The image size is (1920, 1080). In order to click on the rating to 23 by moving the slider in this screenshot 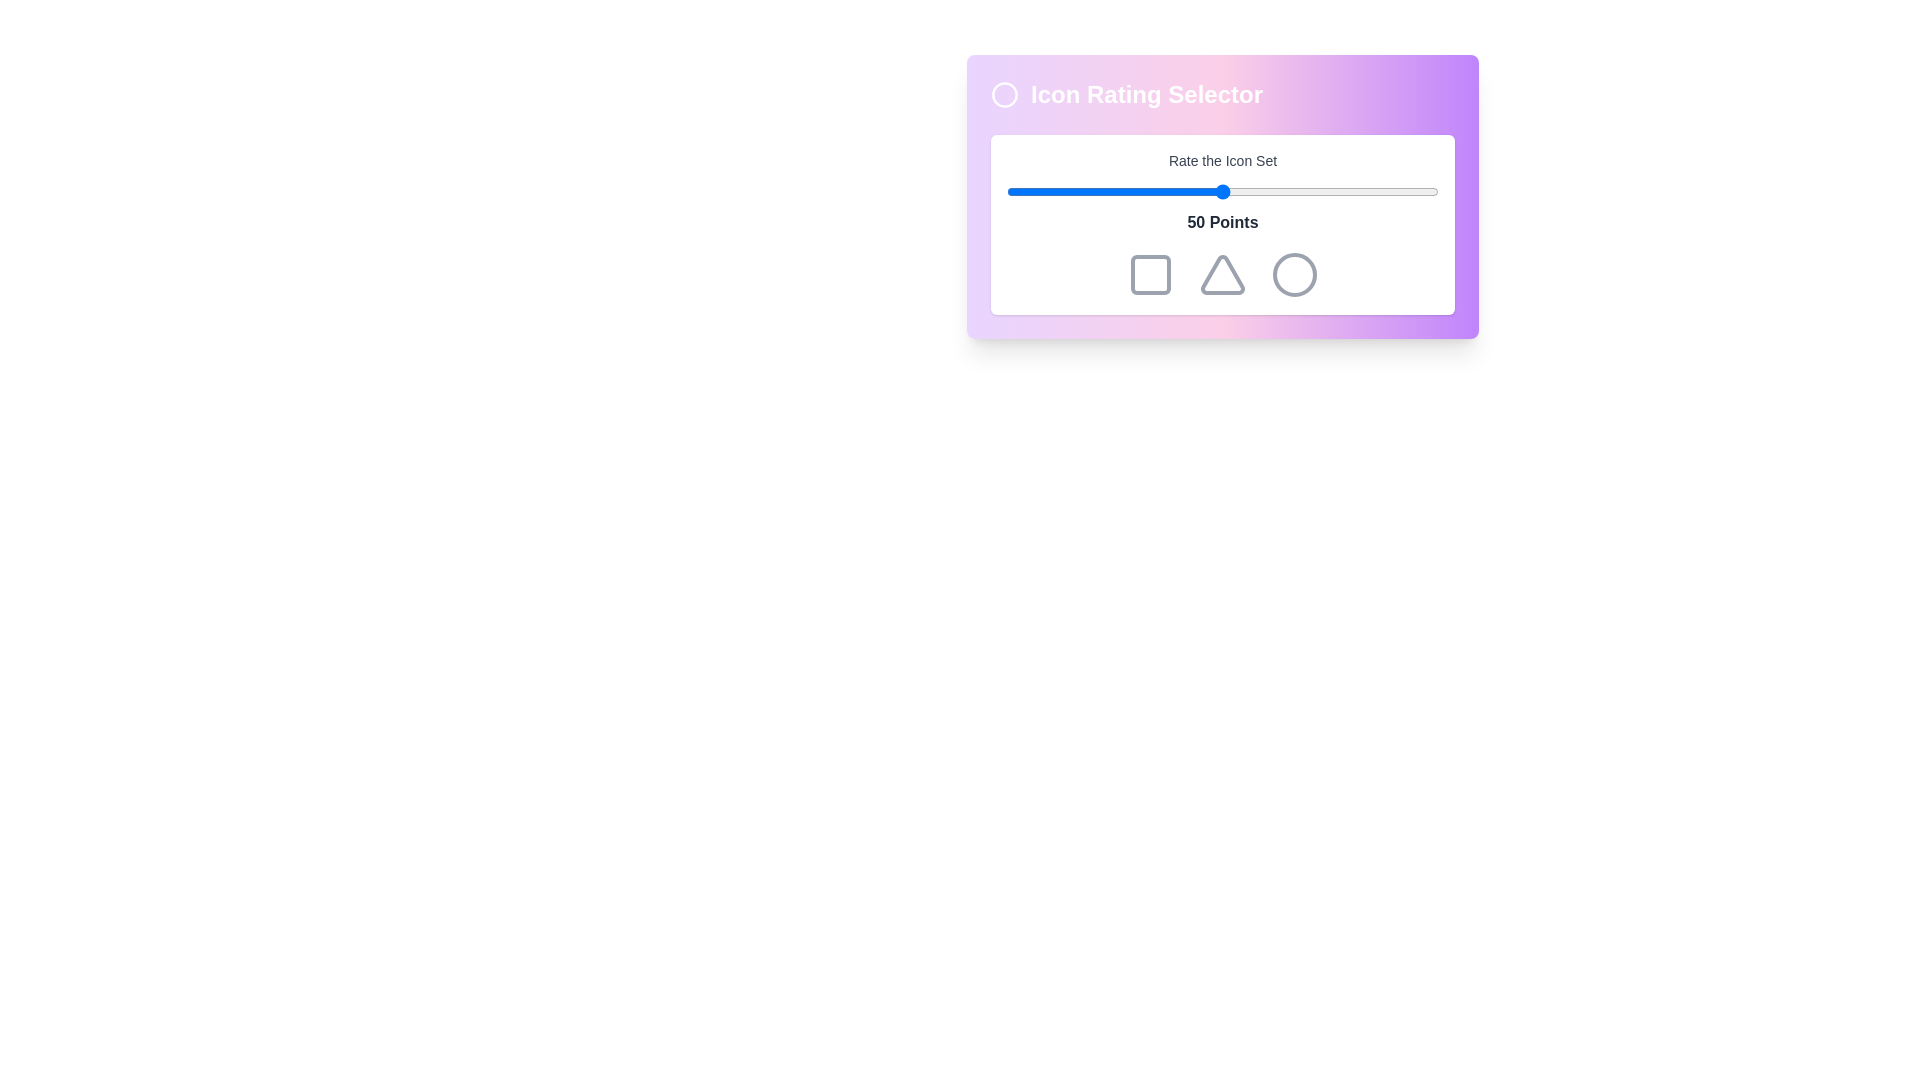, I will do `click(1105, 192)`.